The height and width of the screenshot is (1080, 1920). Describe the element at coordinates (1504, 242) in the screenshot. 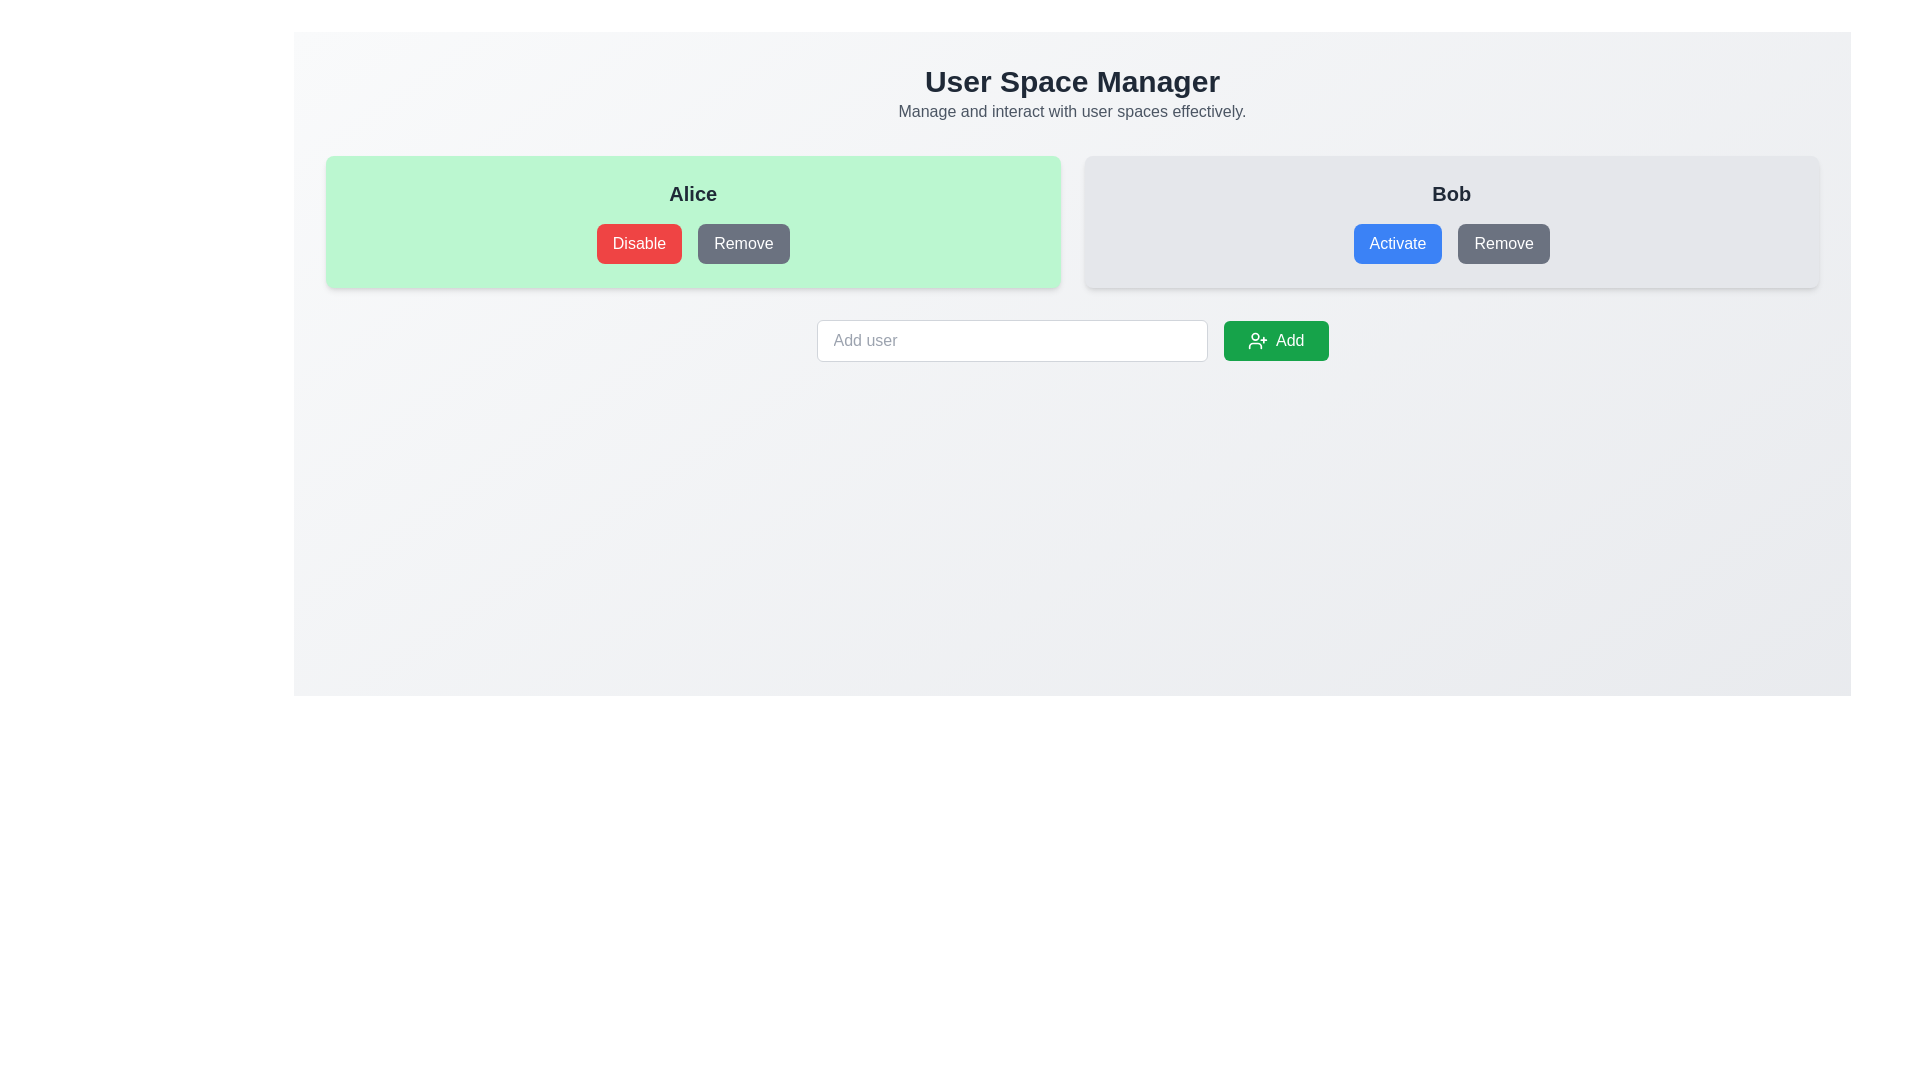

I see `the rightmost button in the 'Bob' section, which is located next to the 'Activate' button` at that location.